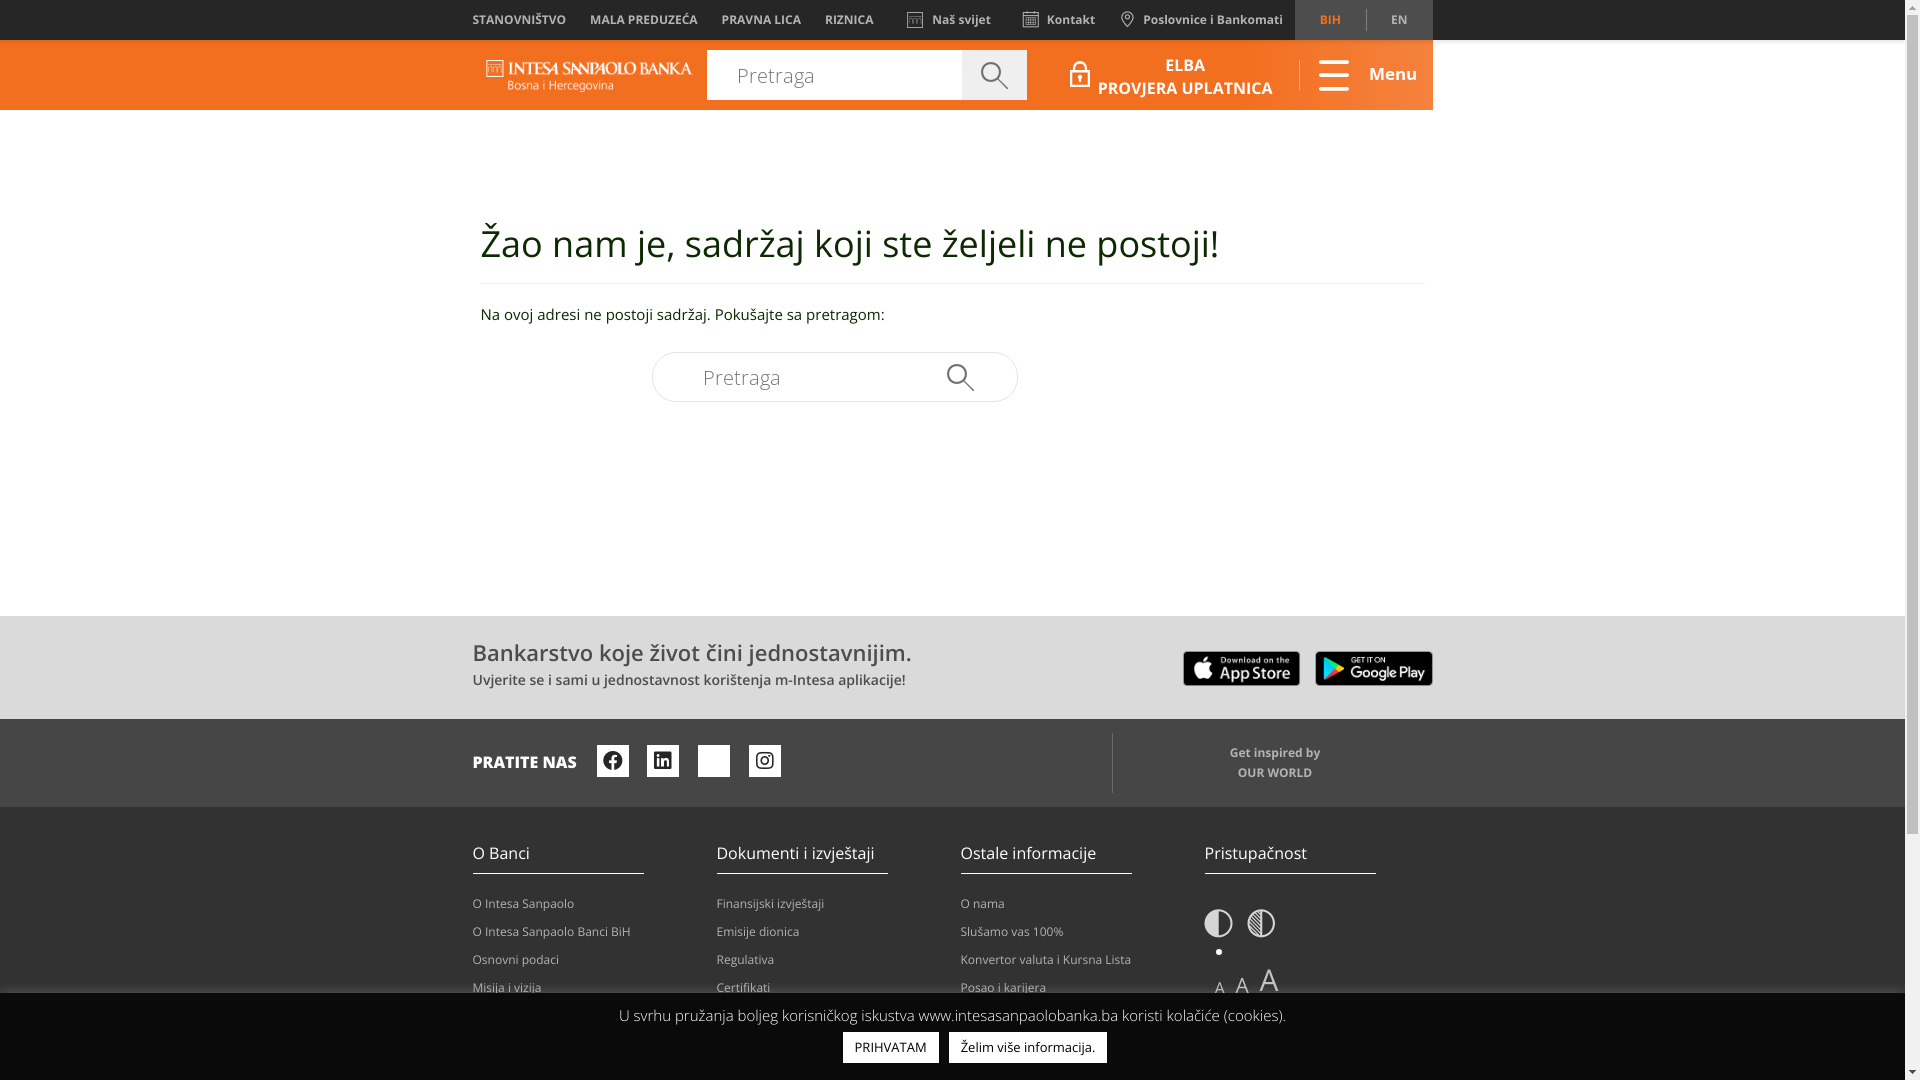 The image size is (1920, 1080). Describe the element at coordinates (1397, 19) in the screenshot. I see `'EN'` at that location.